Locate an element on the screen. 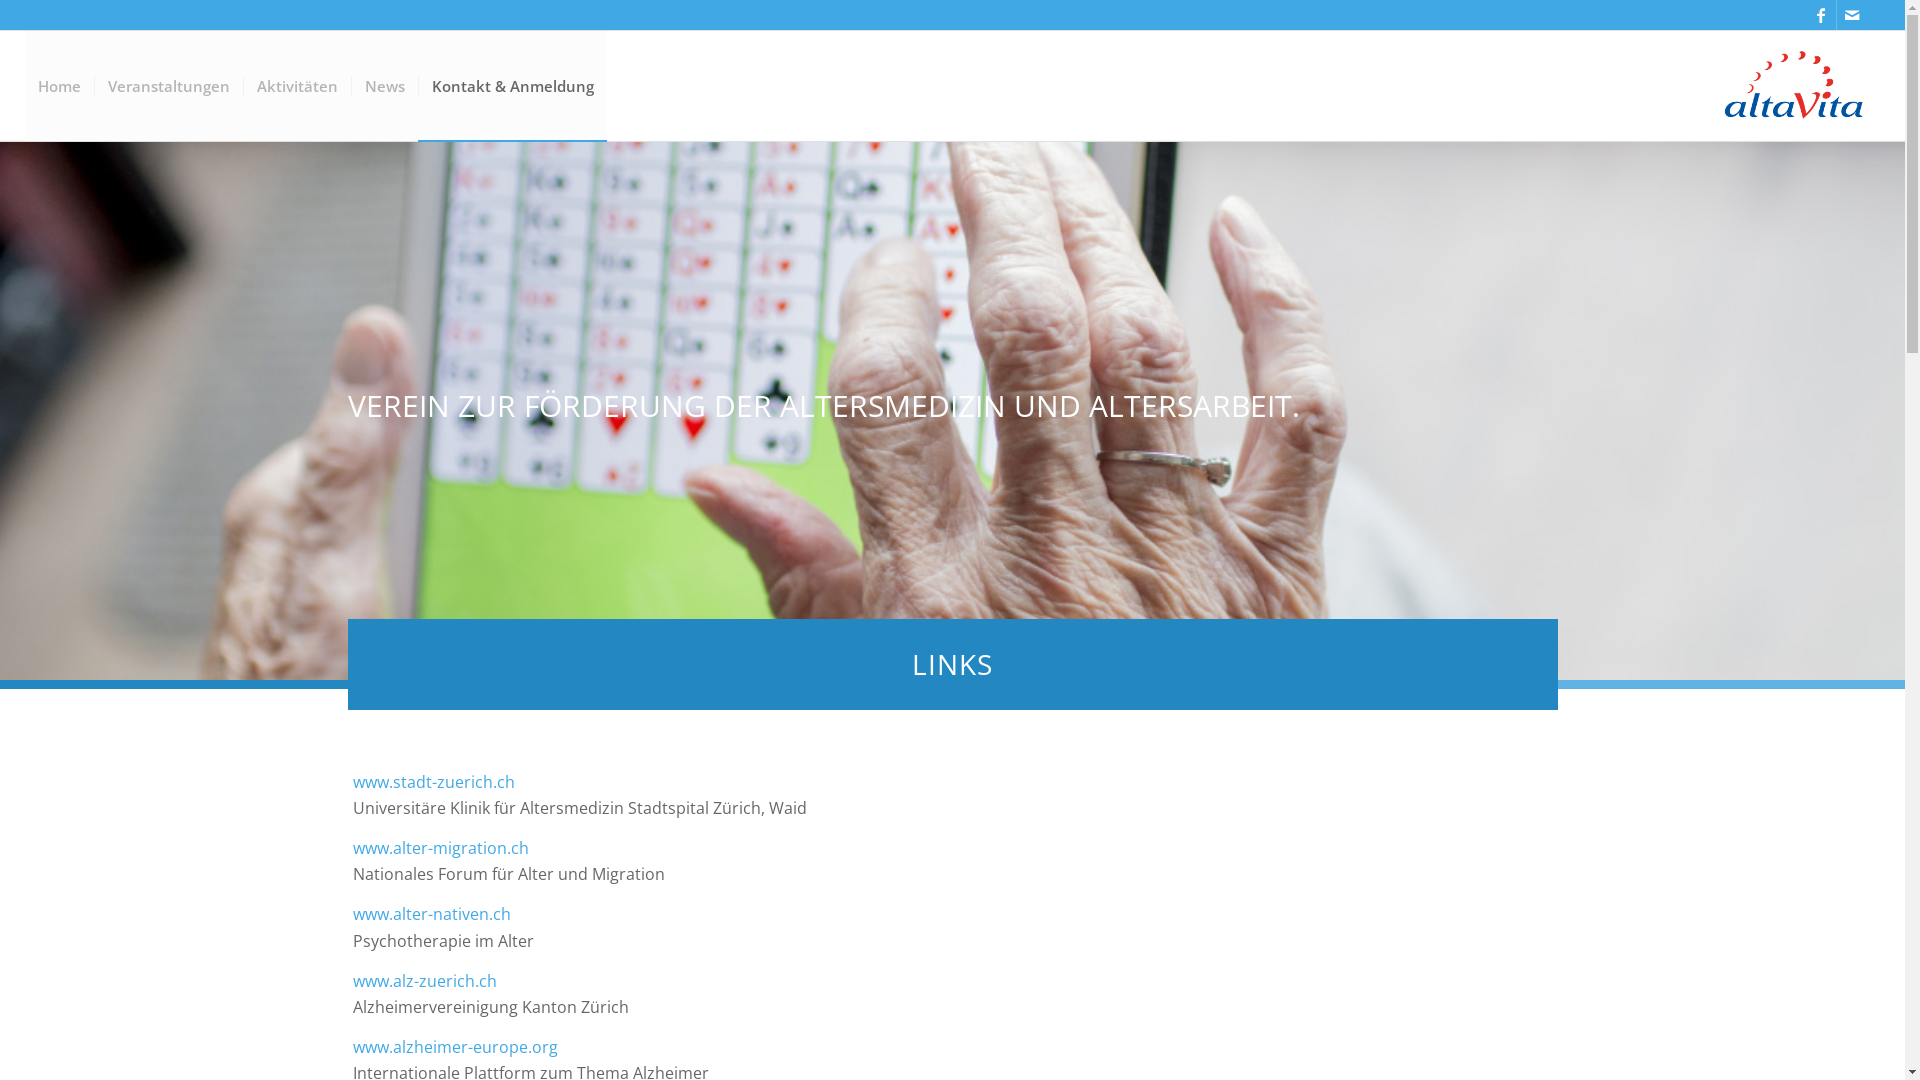 This screenshot has height=1080, width=1920. 'www.alzheimer-europe.org' is located at coordinates (453, 1045).